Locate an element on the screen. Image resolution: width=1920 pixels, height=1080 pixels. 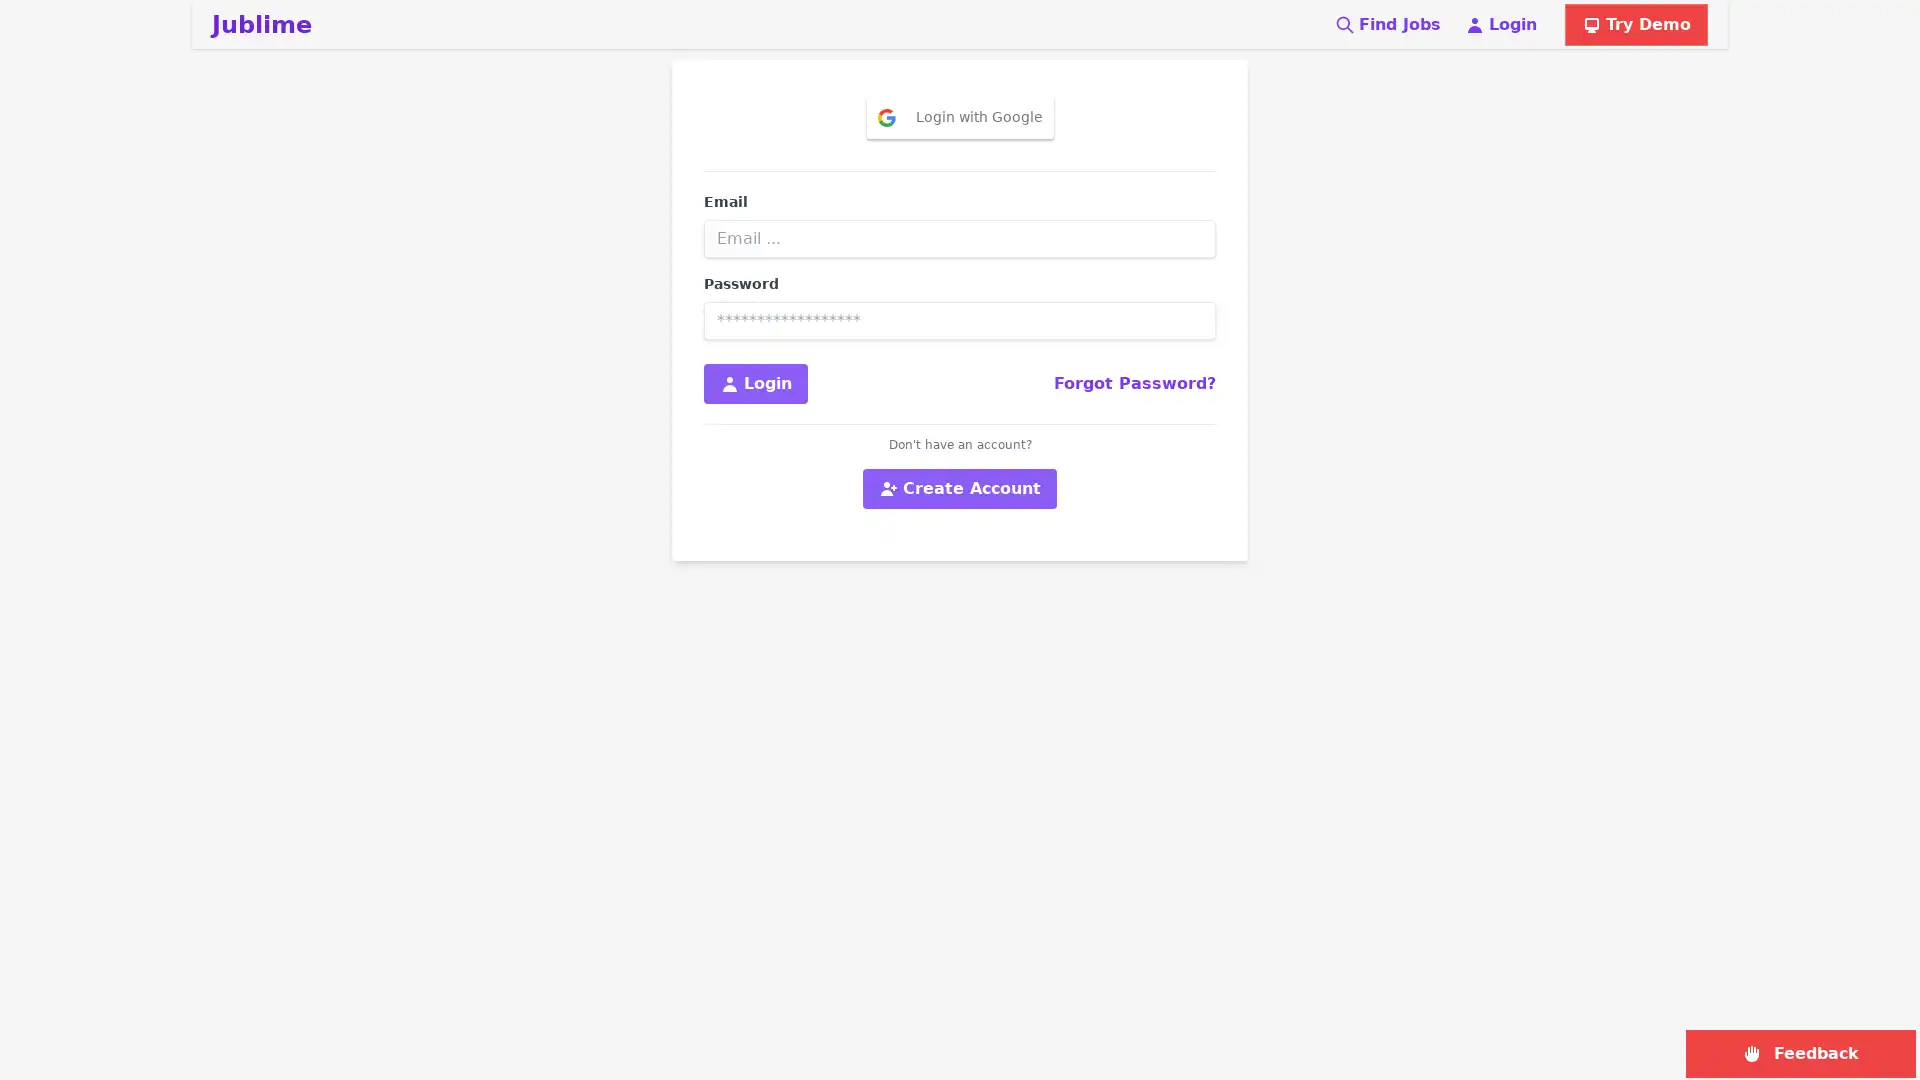
Find Jobs is located at coordinates (1386, 24).